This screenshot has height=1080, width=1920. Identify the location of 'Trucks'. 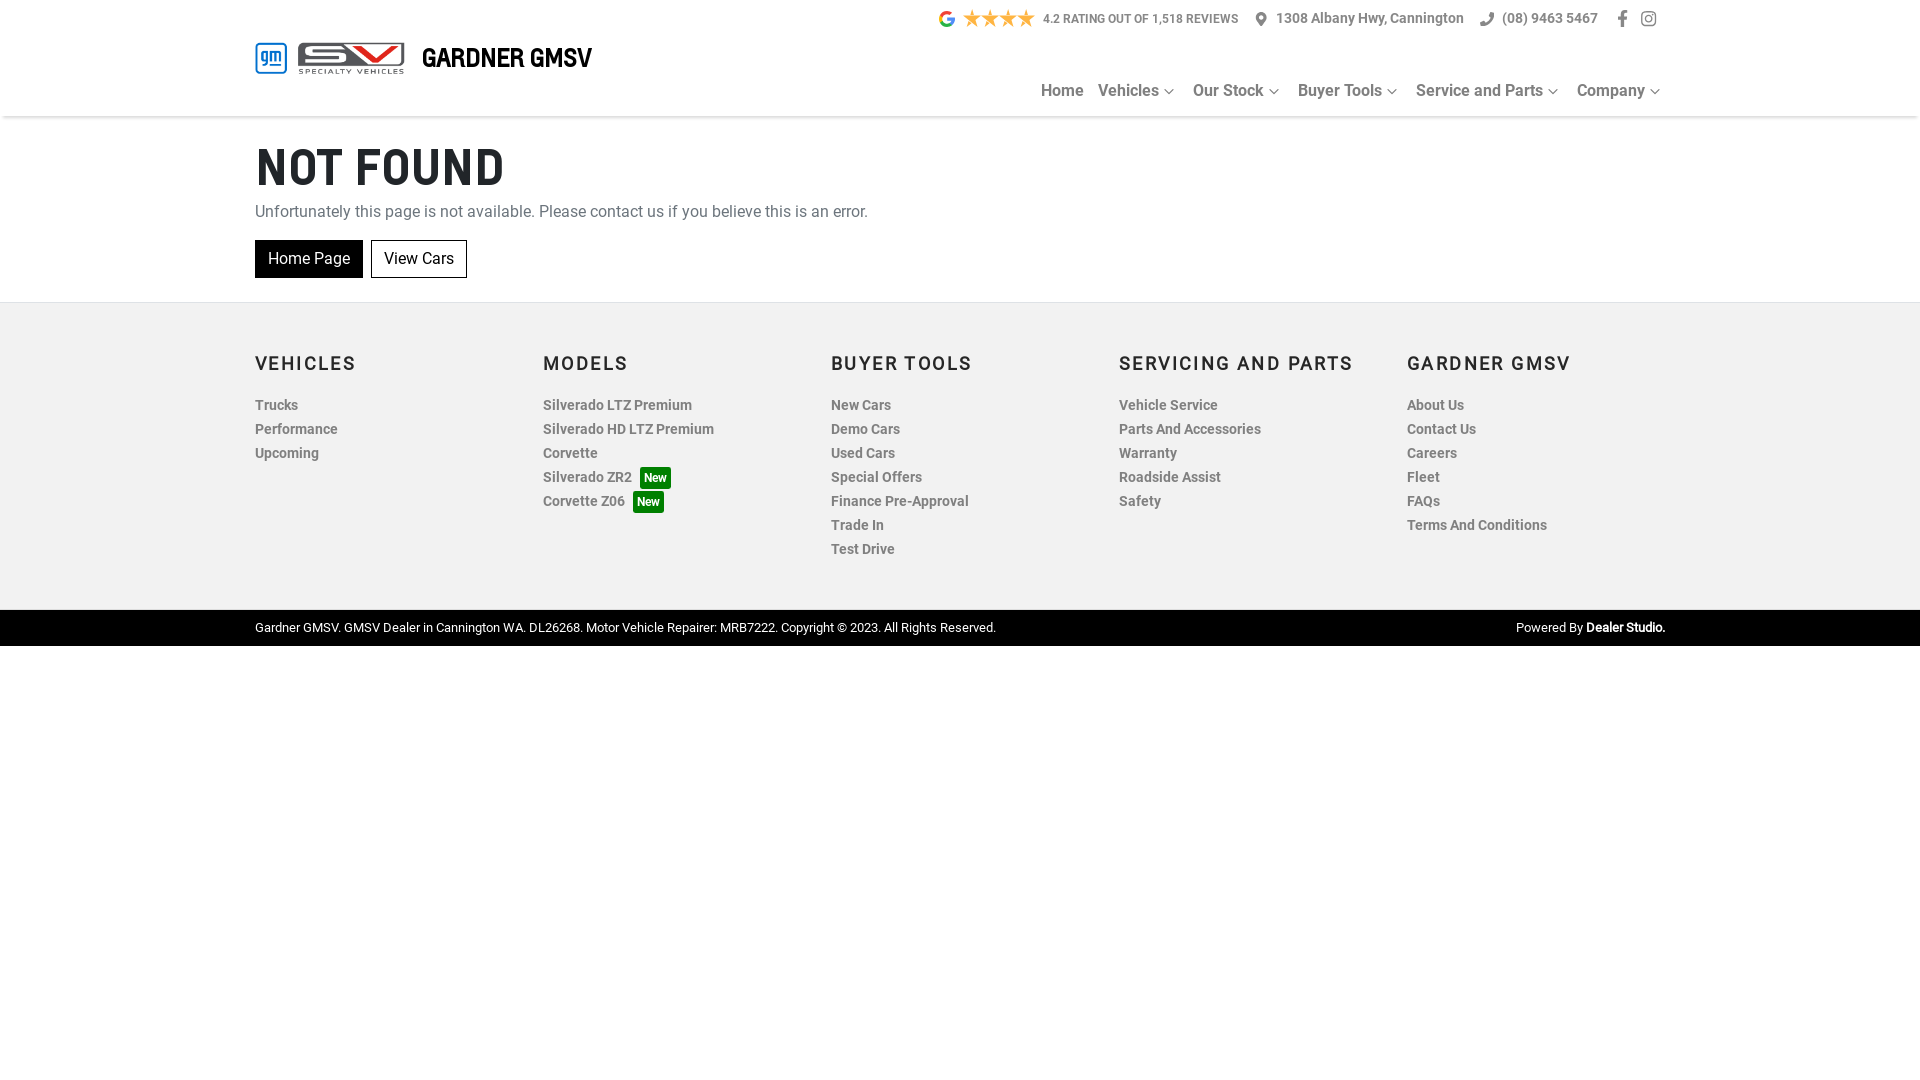
(275, 405).